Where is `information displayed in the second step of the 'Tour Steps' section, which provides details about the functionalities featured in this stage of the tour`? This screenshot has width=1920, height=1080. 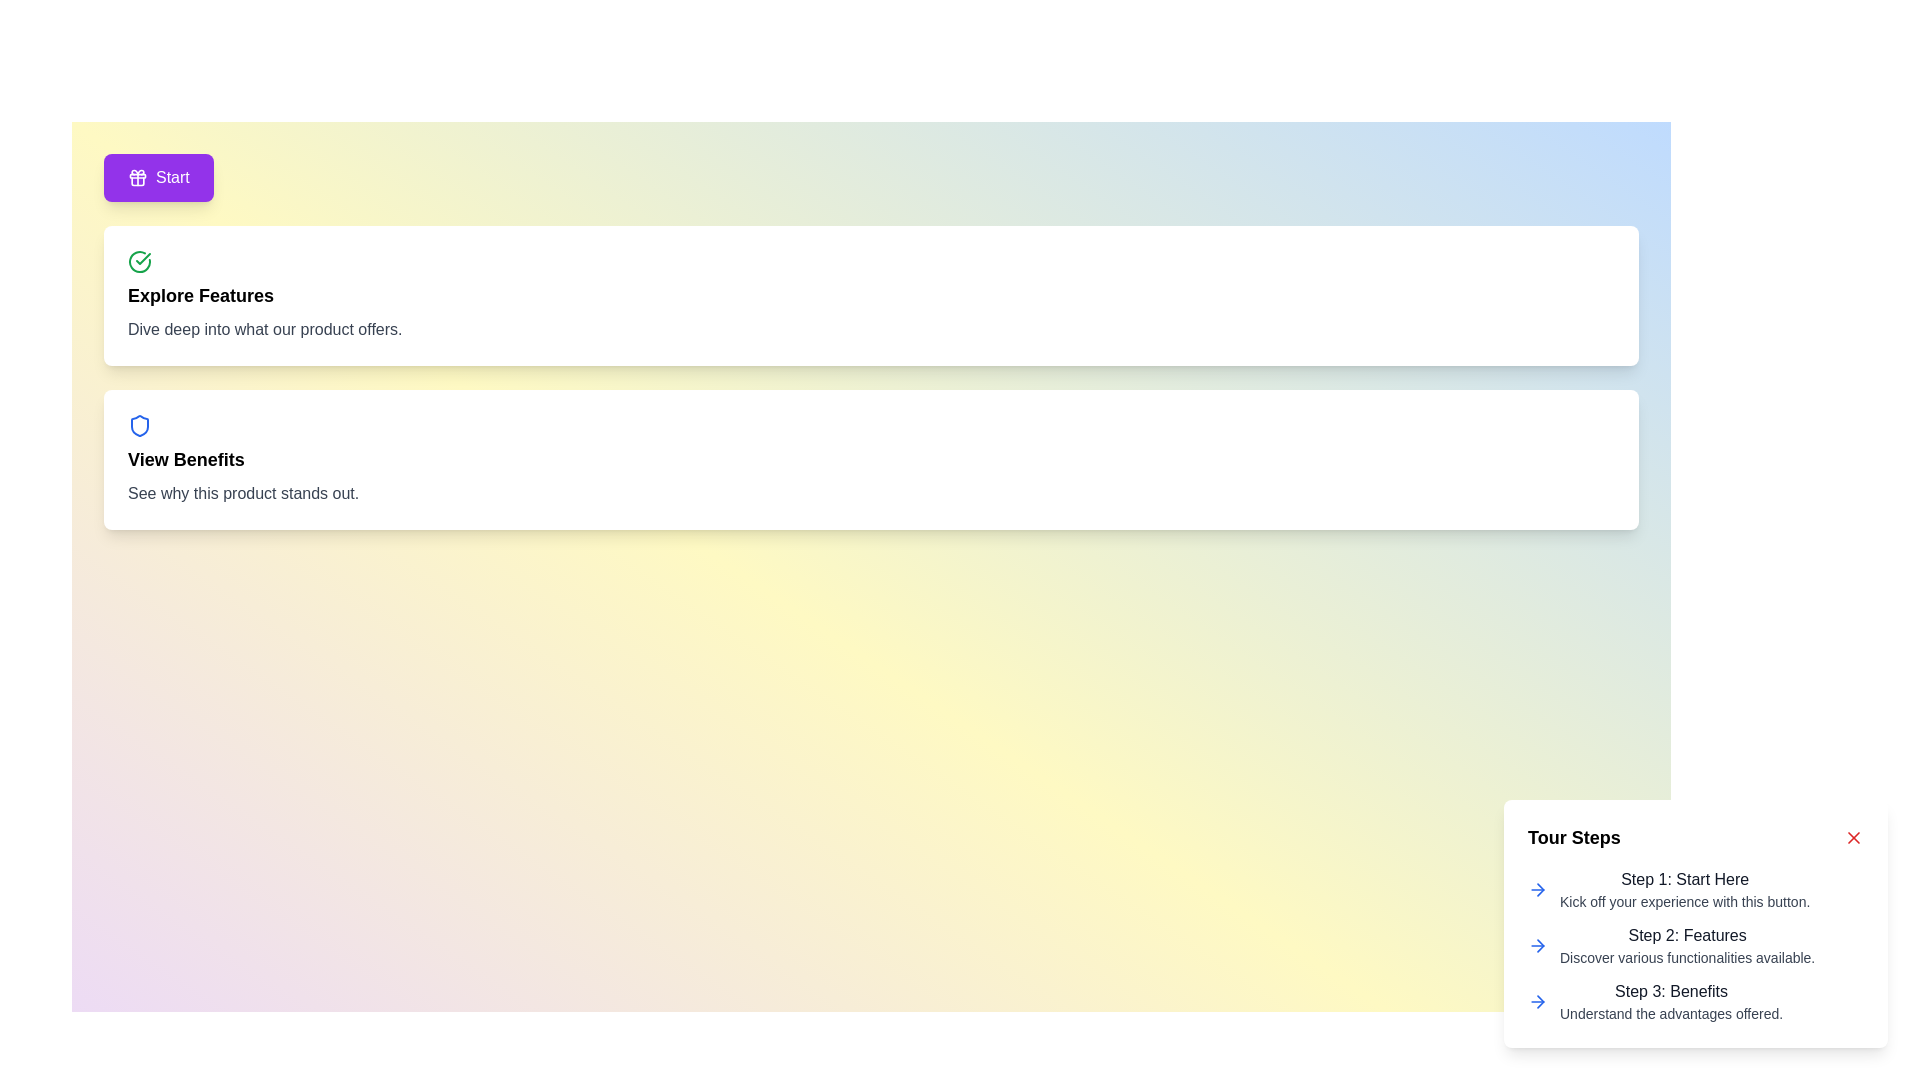 information displayed in the second step of the 'Tour Steps' section, which provides details about the functionalities featured in this stage of the tour is located at coordinates (1686, 945).